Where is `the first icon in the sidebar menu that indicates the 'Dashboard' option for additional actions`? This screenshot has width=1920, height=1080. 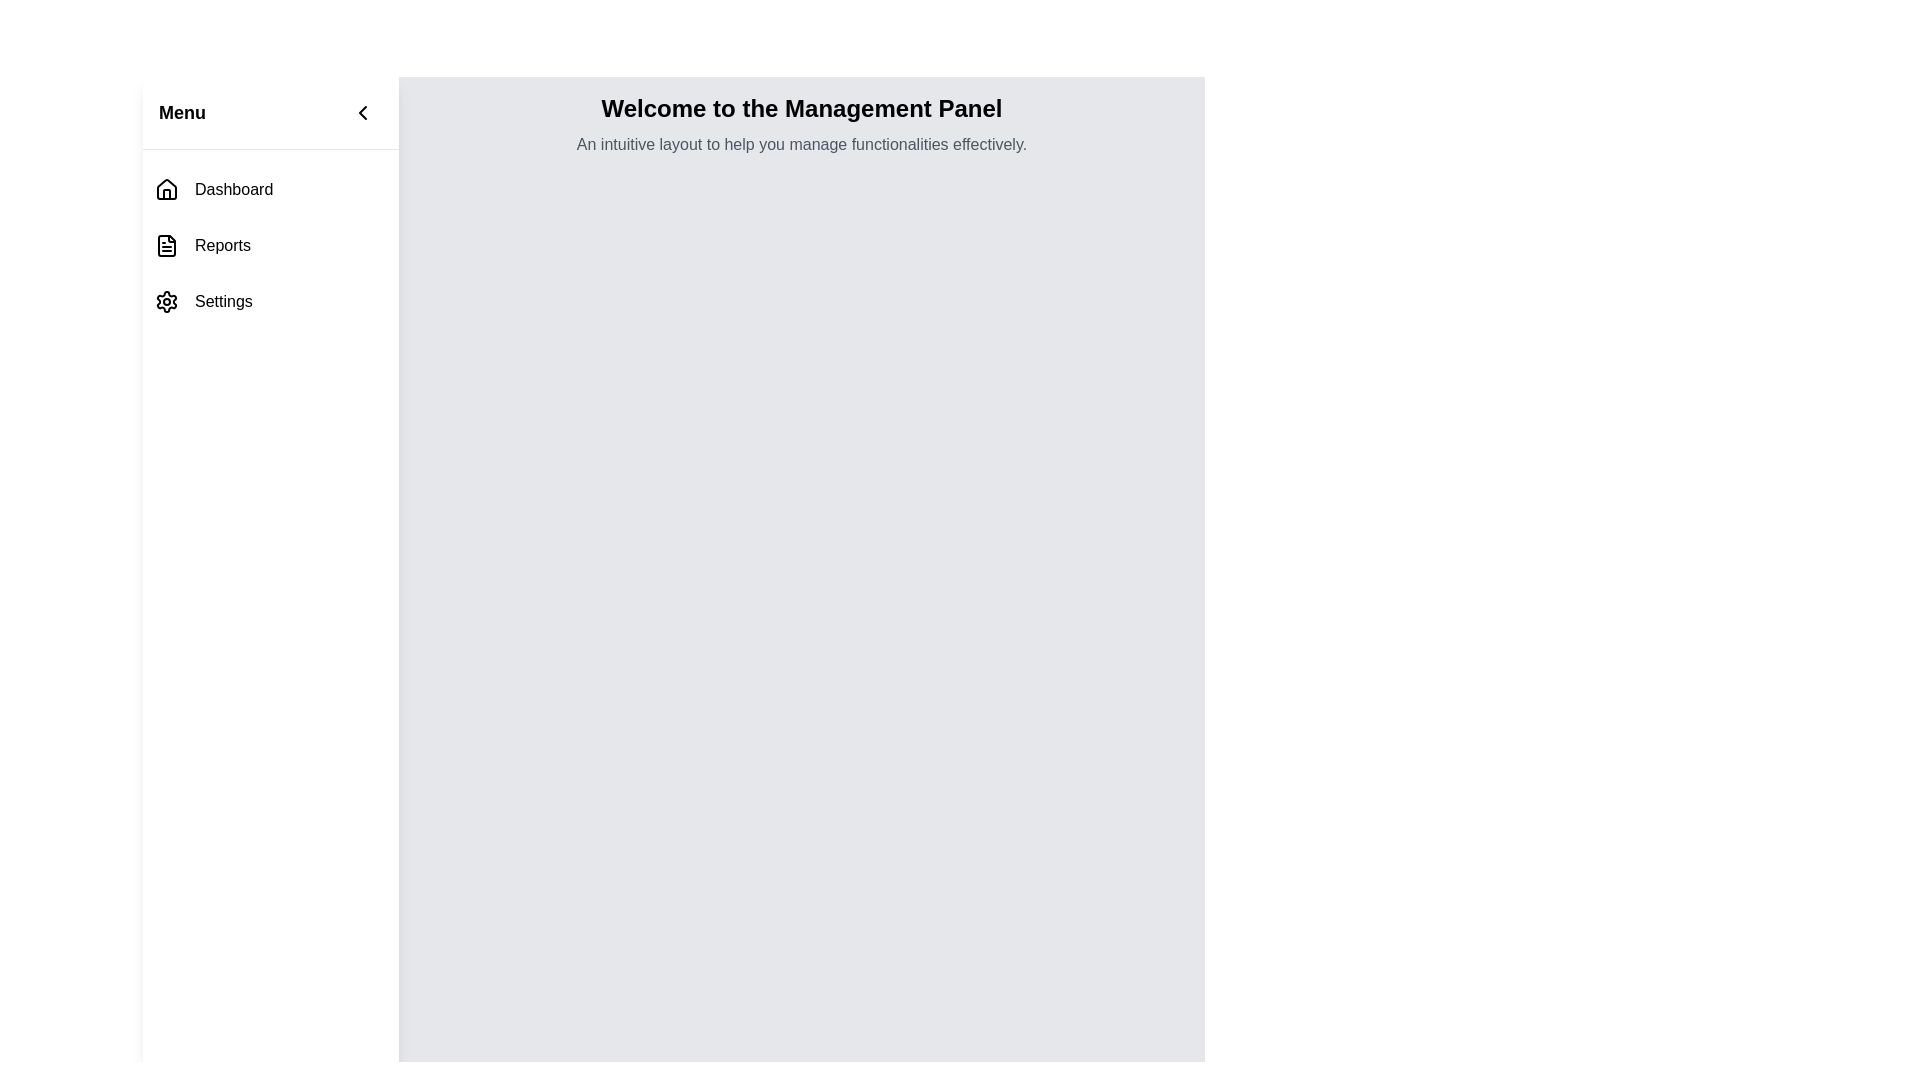 the first icon in the sidebar menu that indicates the 'Dashboard' option for additional actions is located at coordinates (167, 189).